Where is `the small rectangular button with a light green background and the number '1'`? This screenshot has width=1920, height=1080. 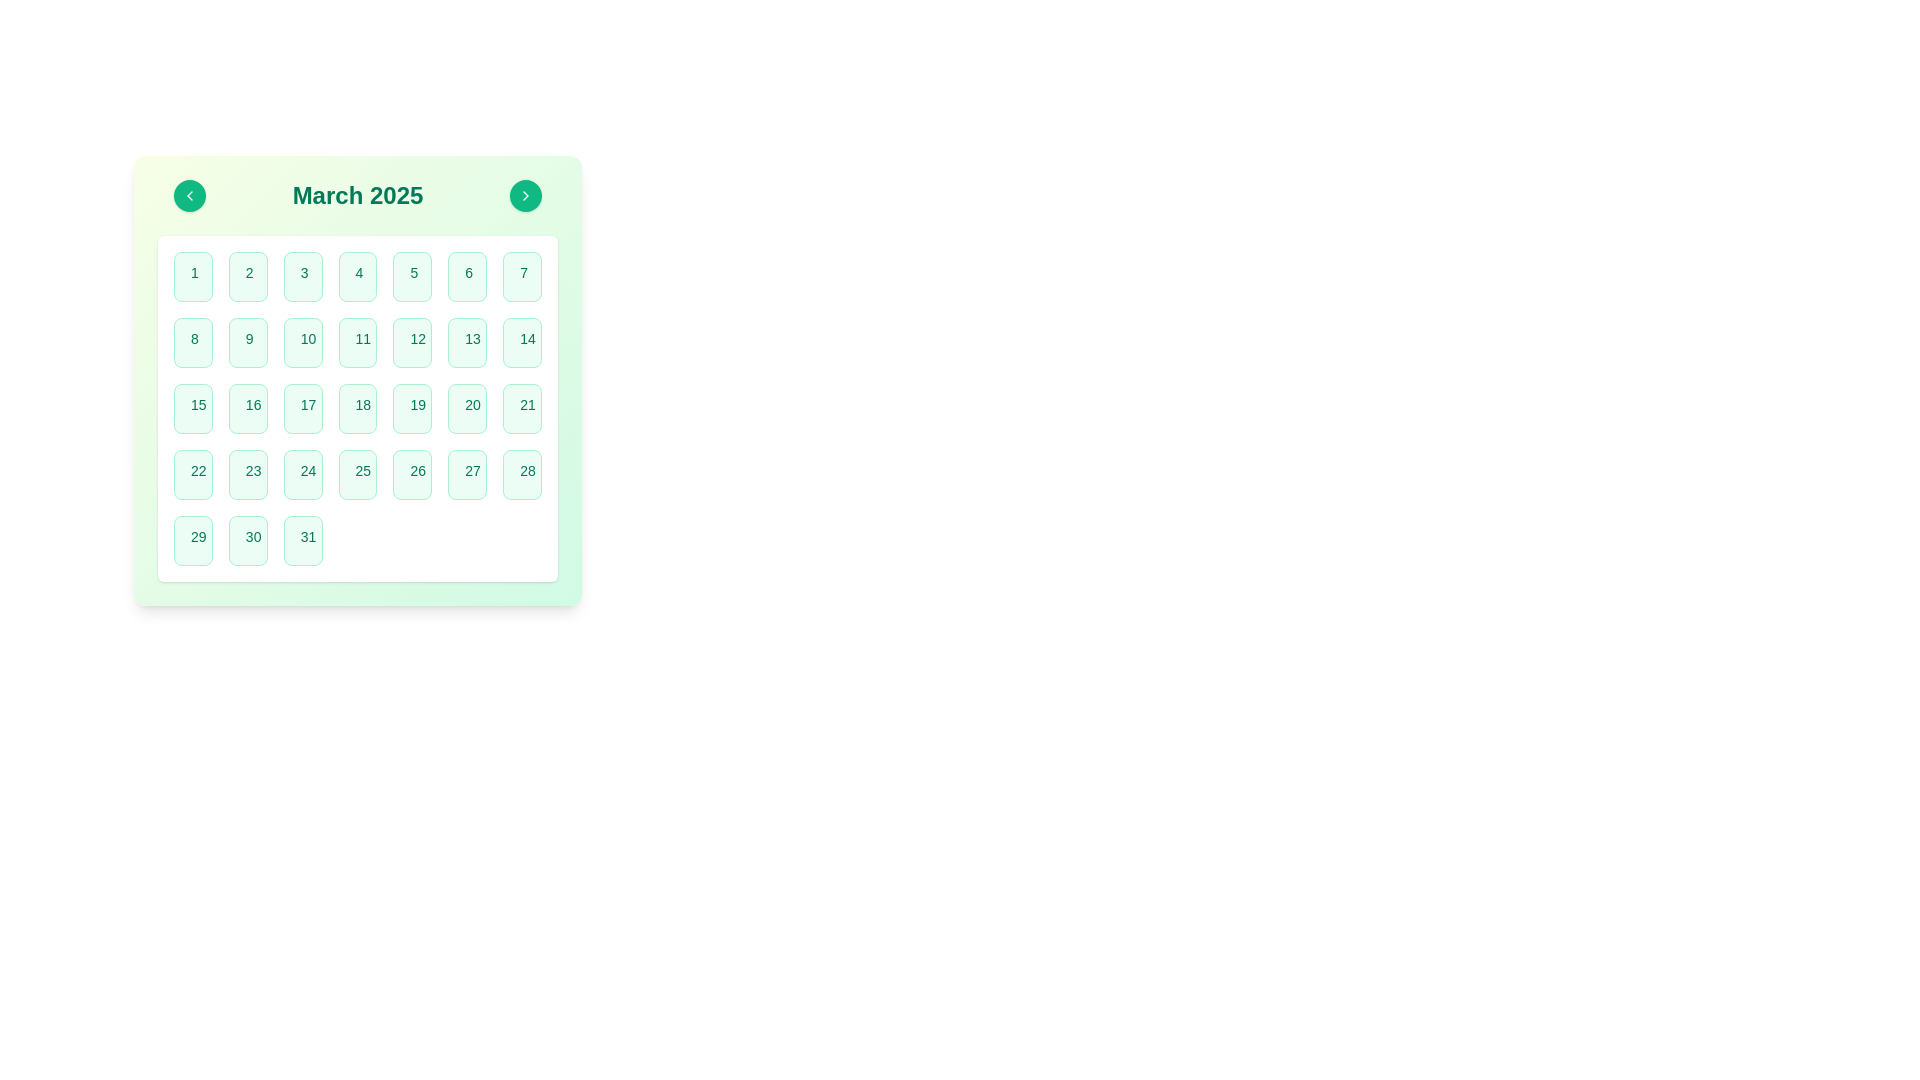 the small rectangular button with a light green background and the number '1' is located at coordinates (193, 277).